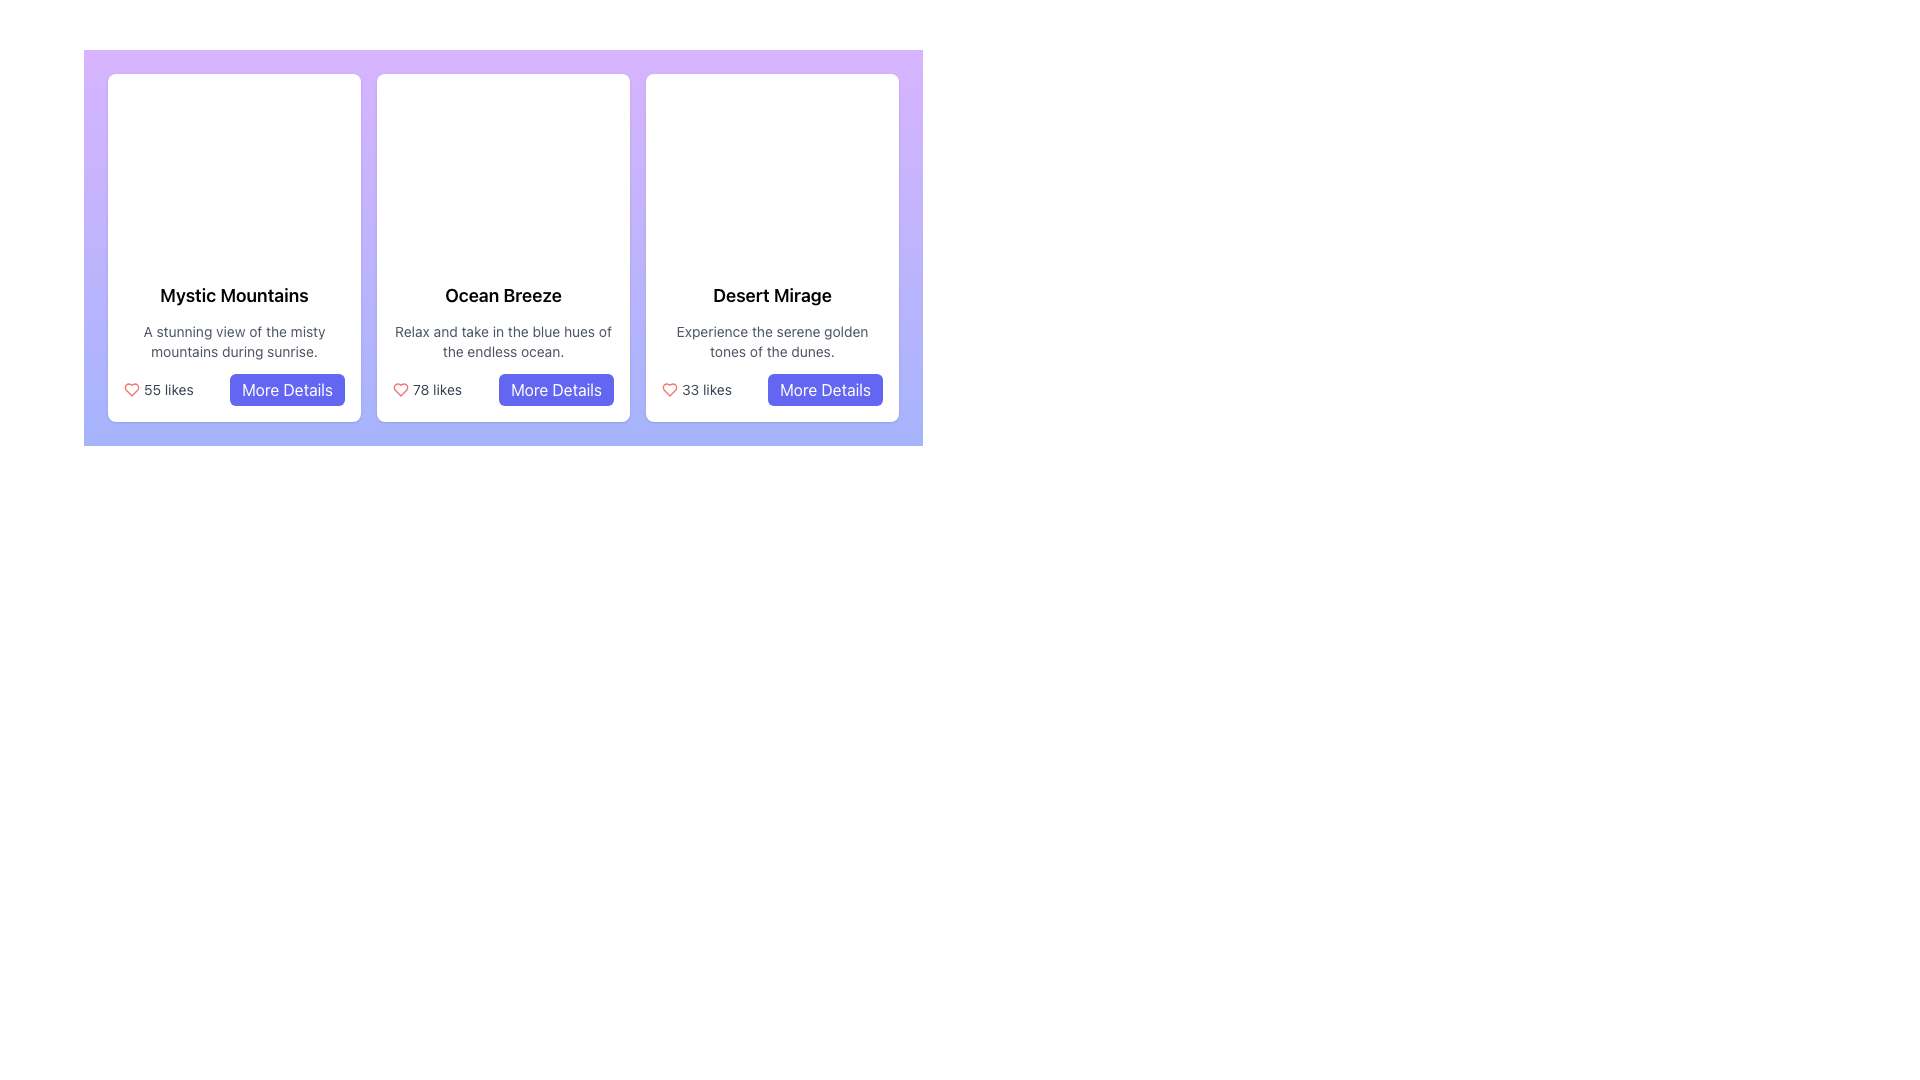 The image size is (1920, 1080). I want to click on the like icon located in the third card of the layout, which is visually represented for liking or favoriting content, so click(670, 389).